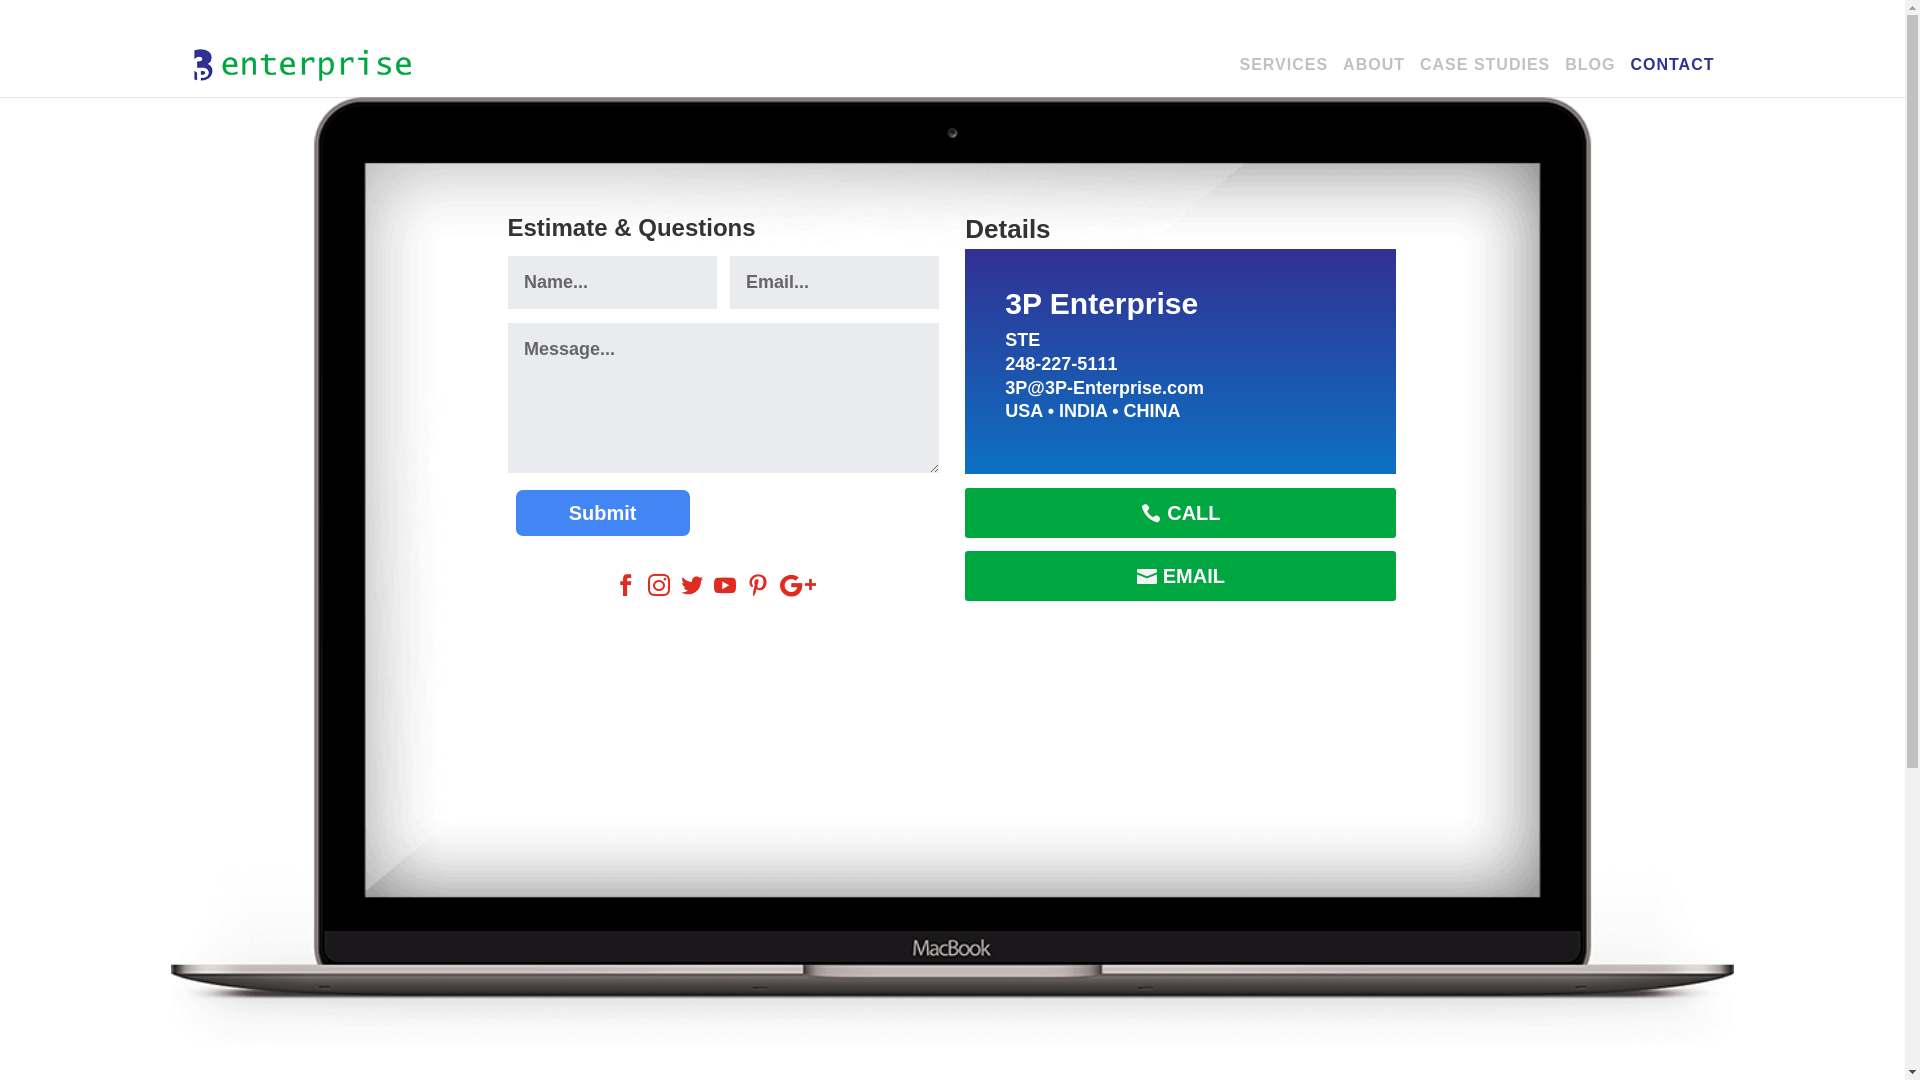  Describe the element at coordinates (1484, 76) in the screenshot. I see `'CASE STUDIES'` at that location.